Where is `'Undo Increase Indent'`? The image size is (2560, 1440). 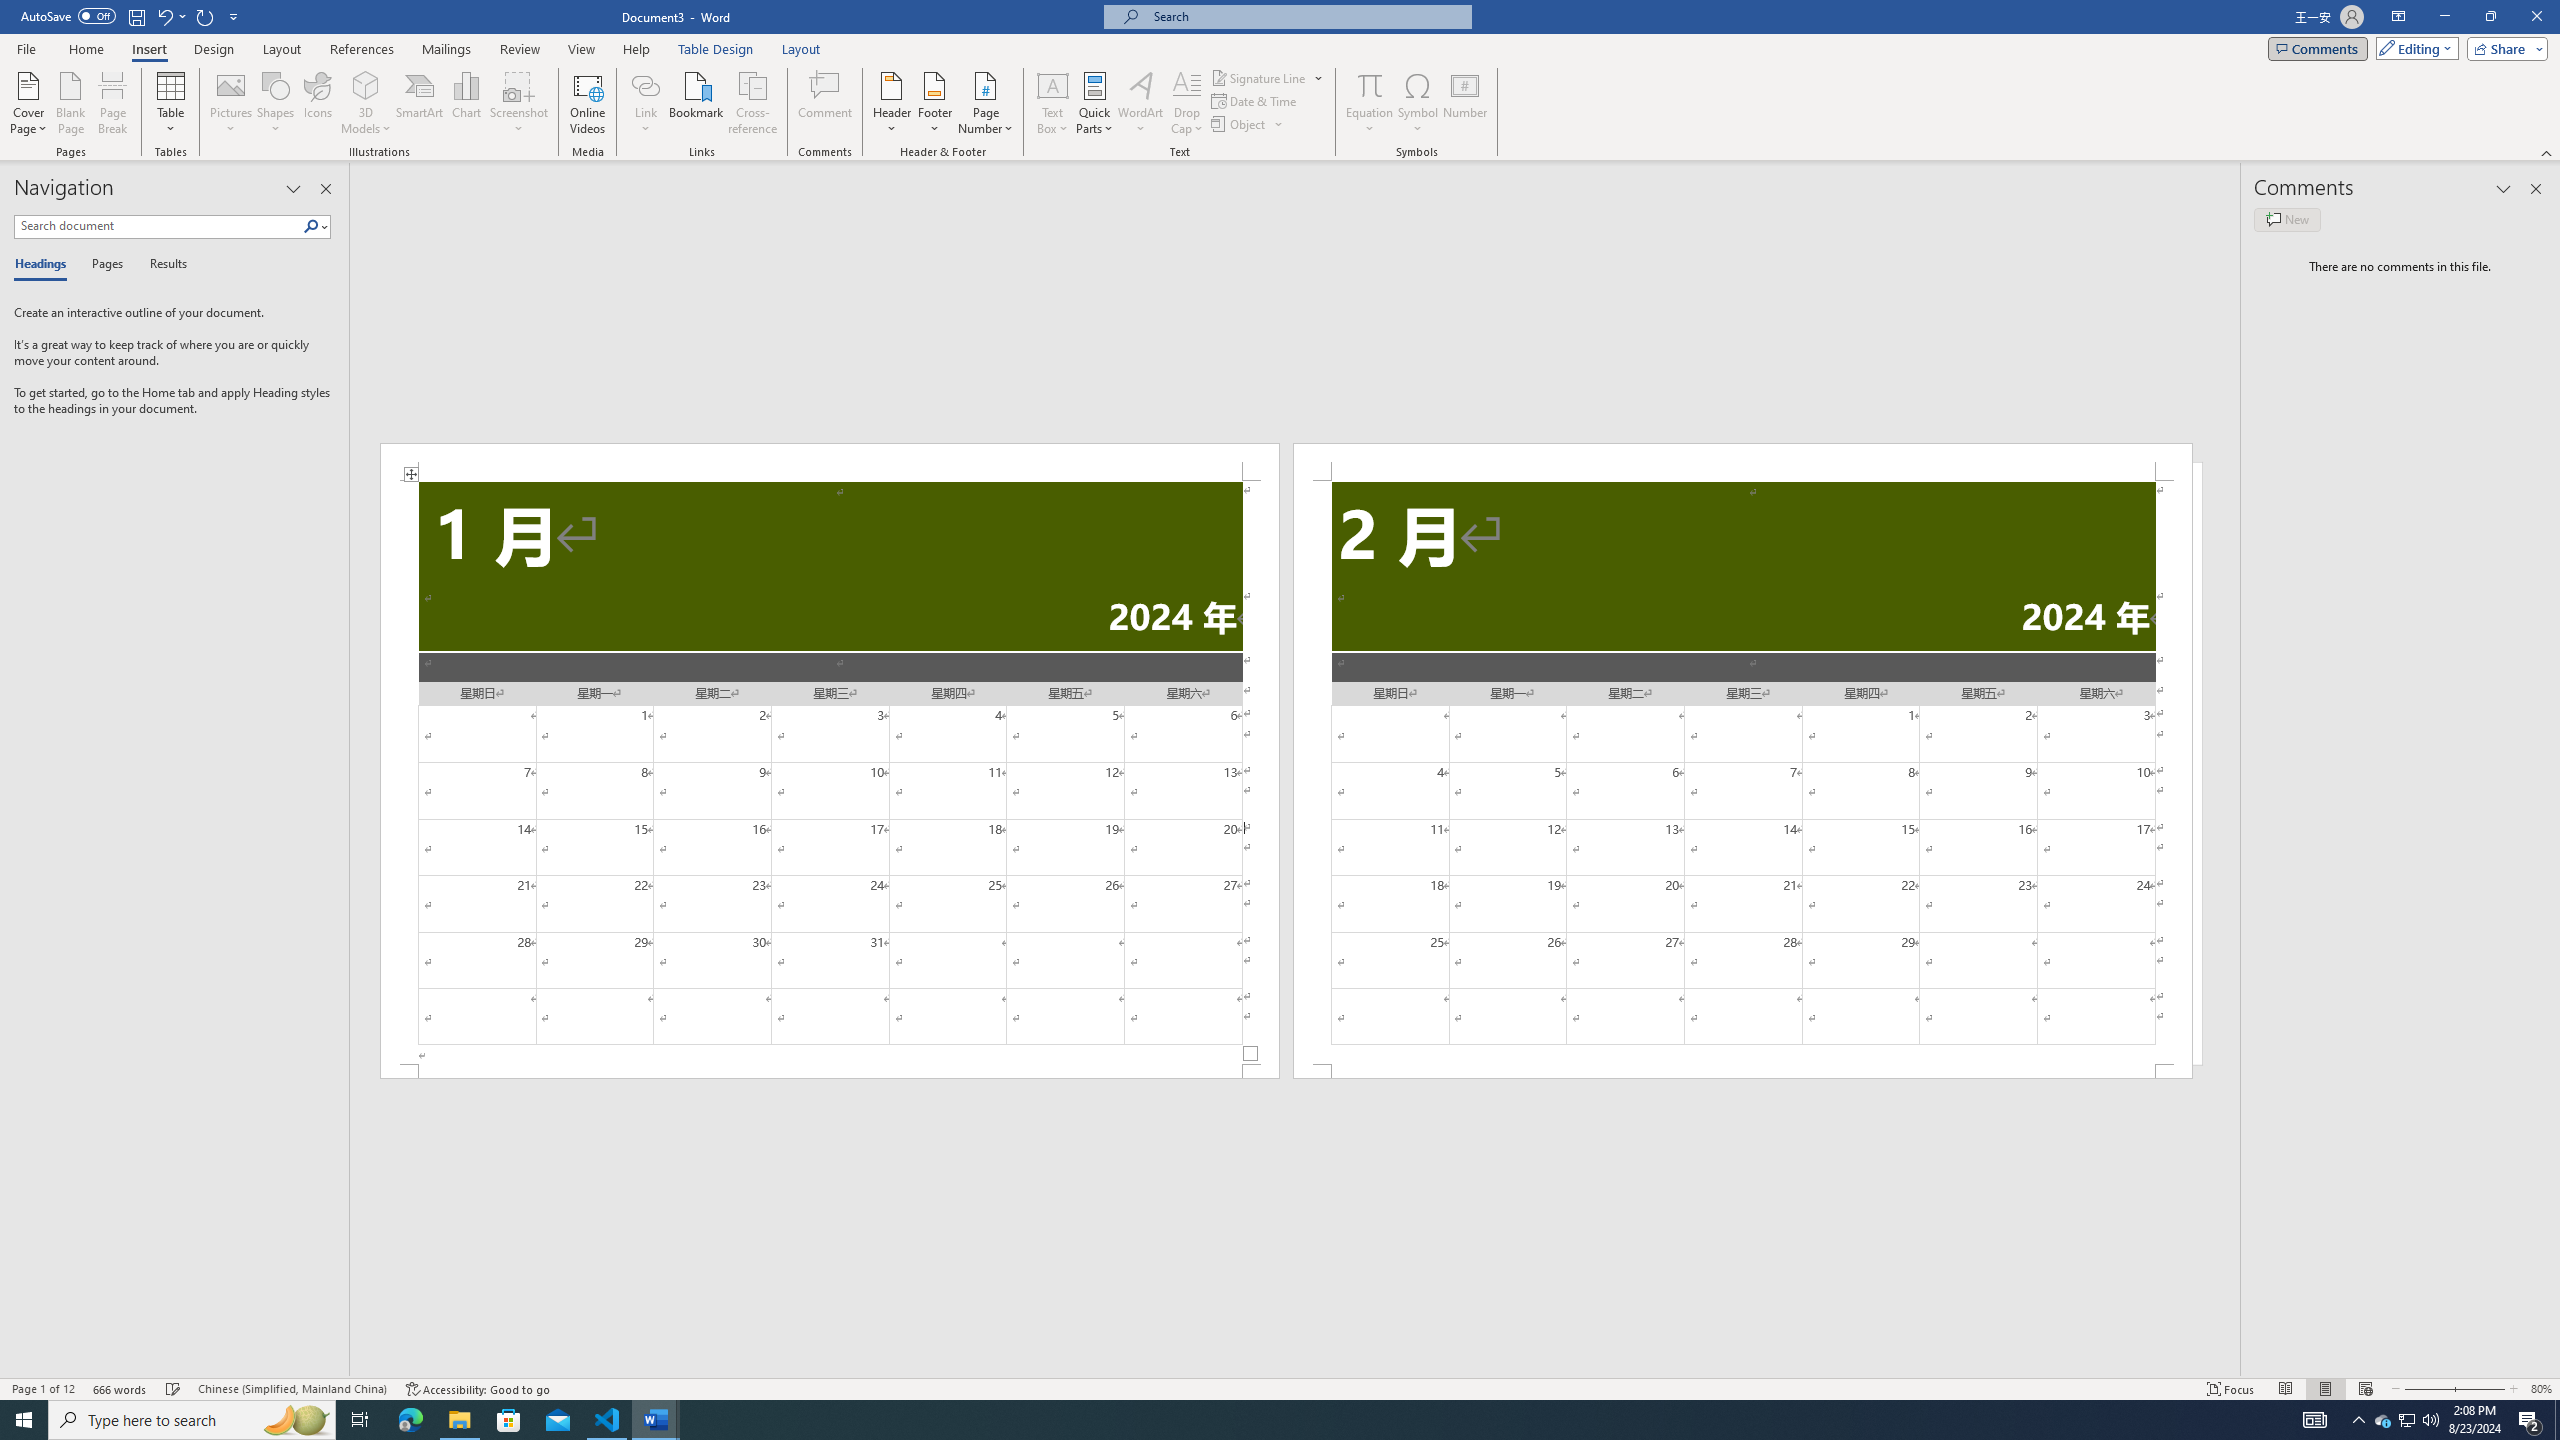
'Undo Increase Indent' is located at coordinates (170, 15).